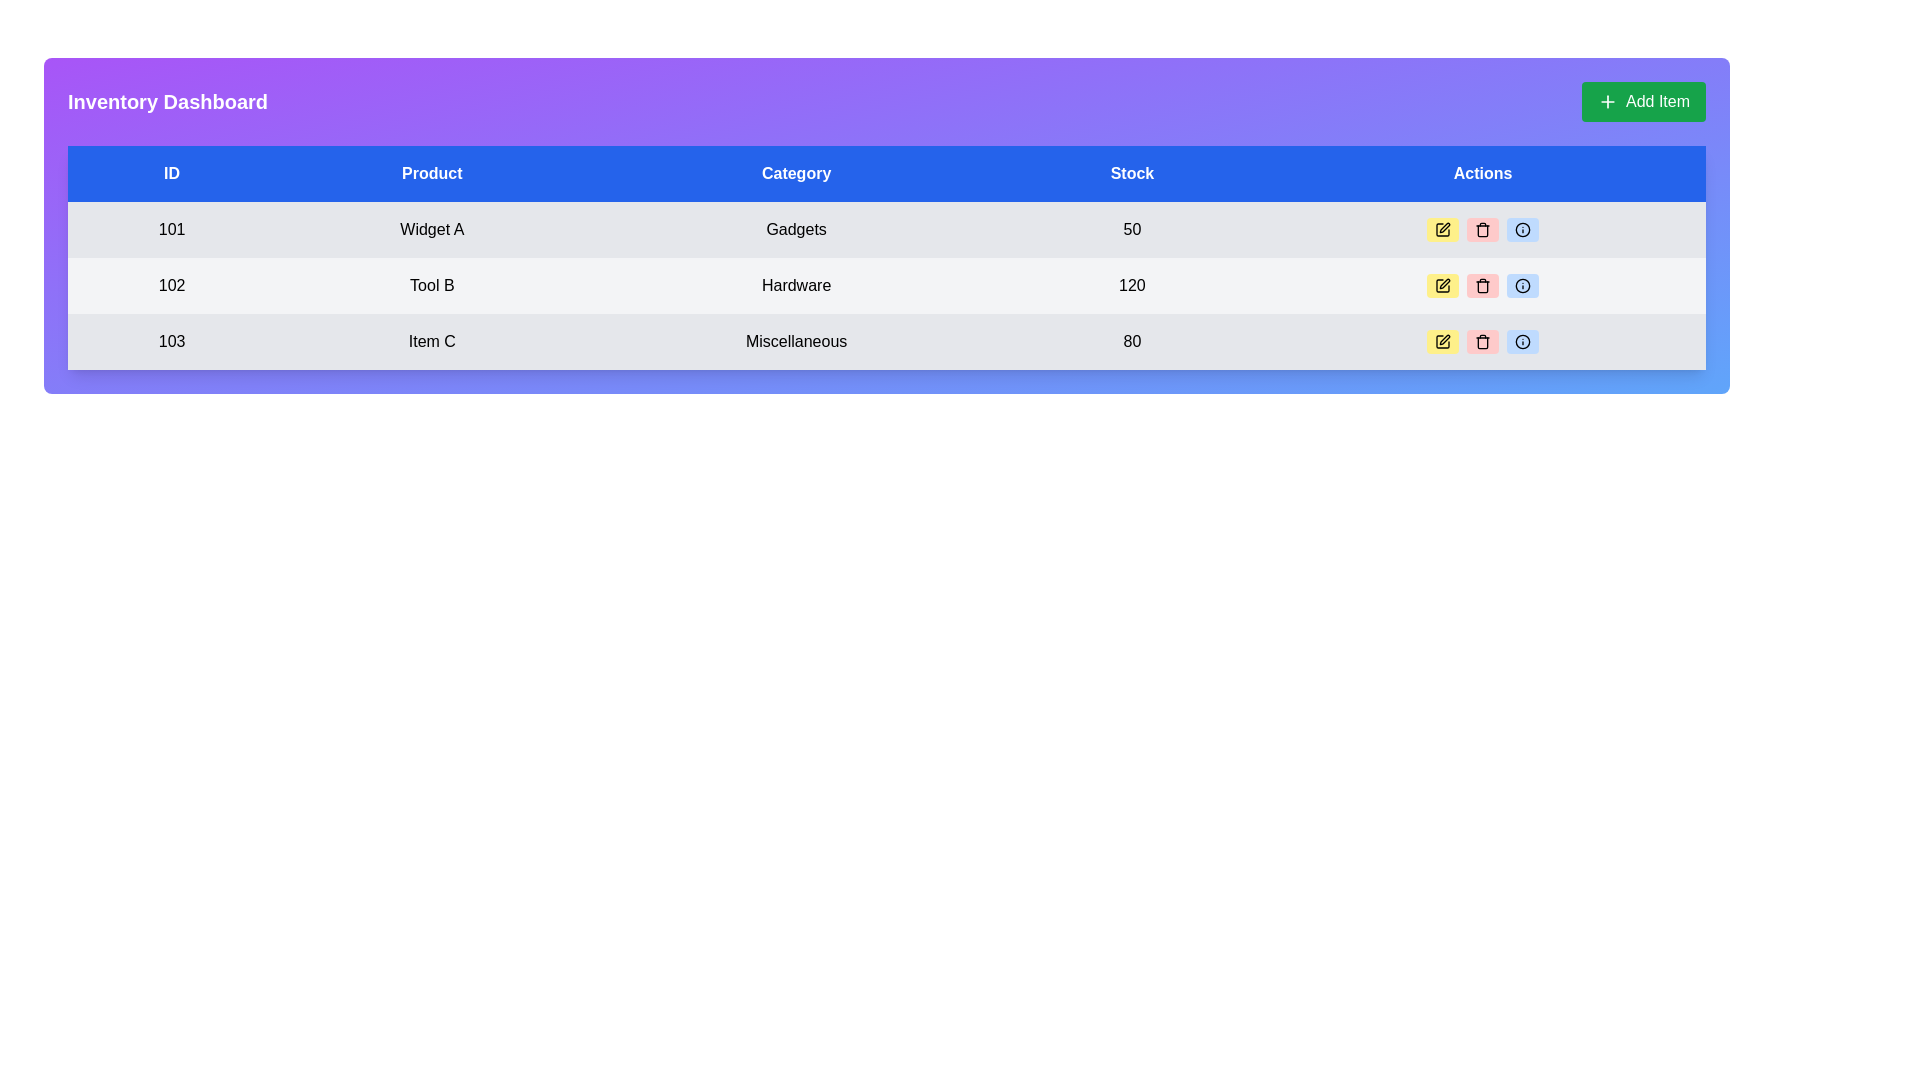 The height and width of the screenshot is (1080, 1920). What do you see at coordinates (431, 229) in the screenshot?
I see `the centered text label displaying 'Widget A' located in the second column of the first data row beneath the header labeled 'Product'` at bounding box center [431, 229].